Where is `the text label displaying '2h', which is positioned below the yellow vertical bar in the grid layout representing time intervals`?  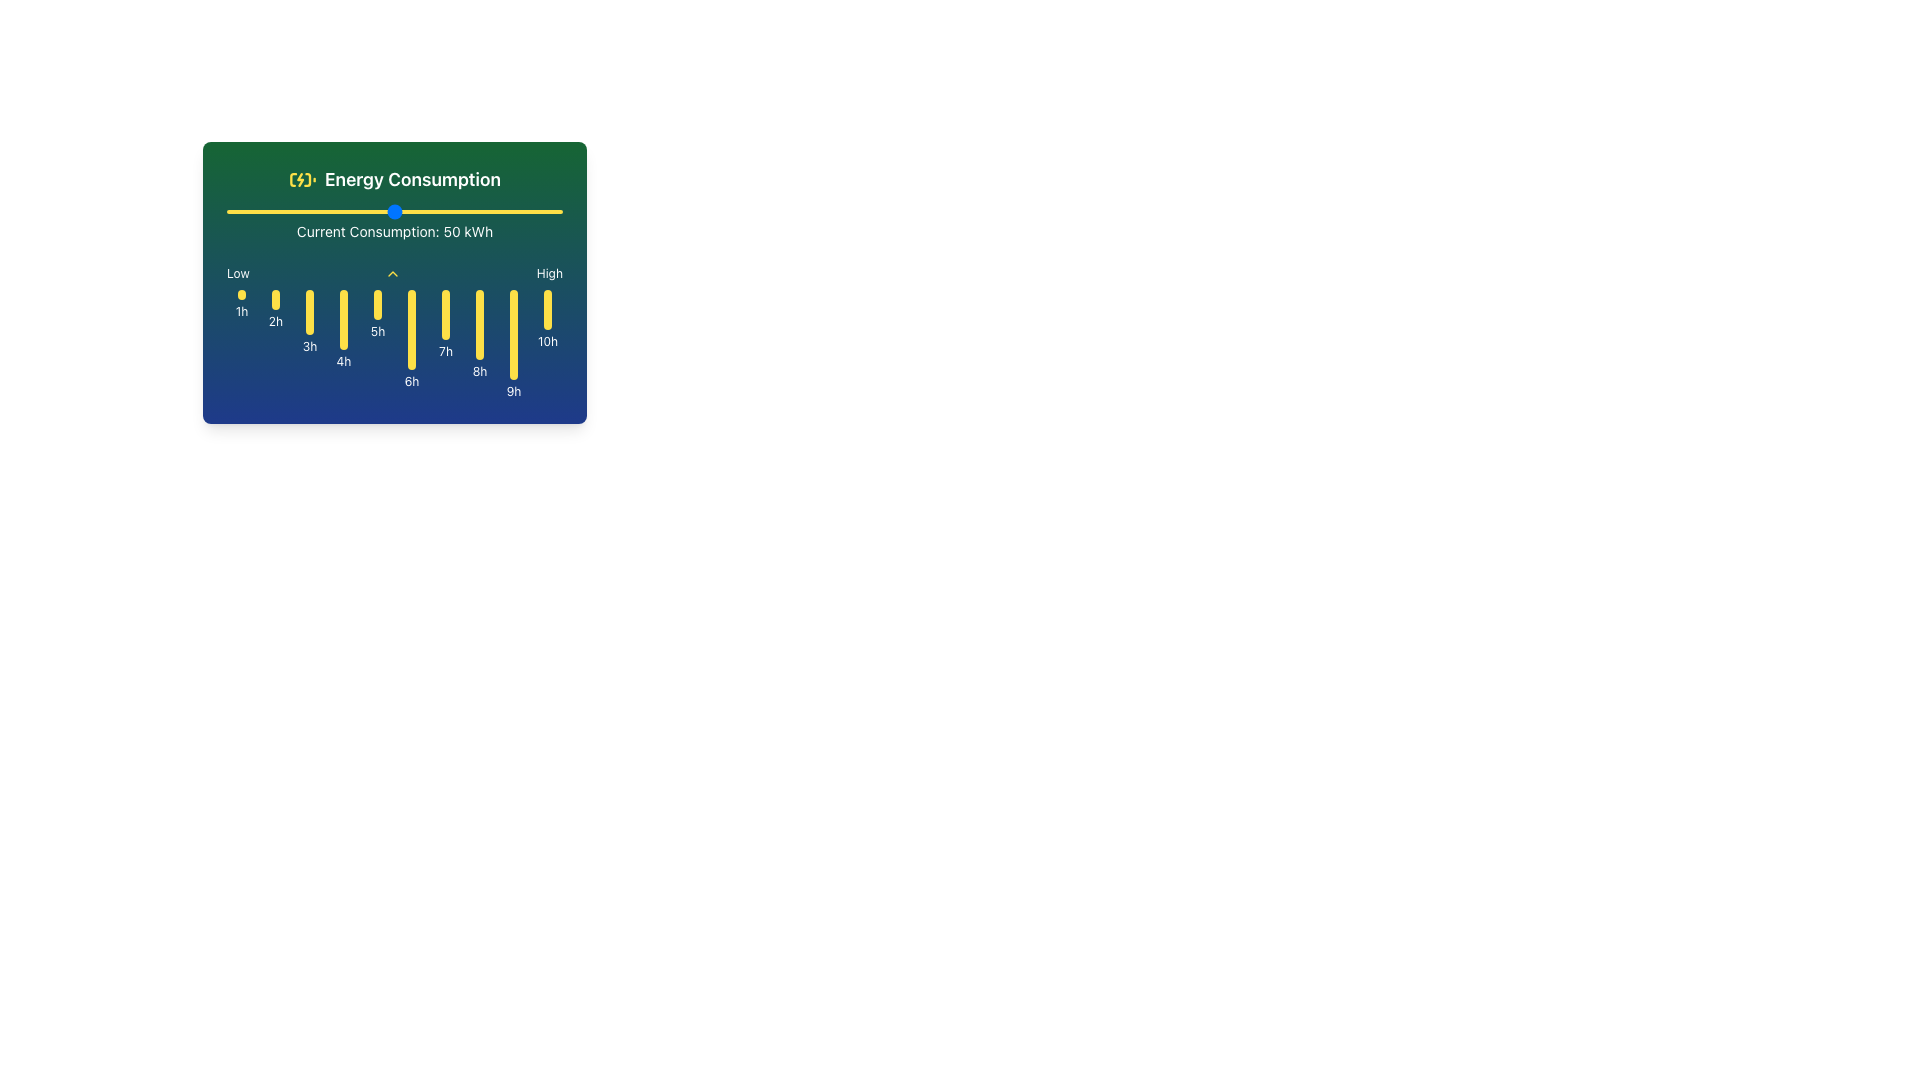
the text label displaying '2h', which is positioned below the yellow vertical bar in the grid layout representing time intervals is located at coordinates (274, 320).